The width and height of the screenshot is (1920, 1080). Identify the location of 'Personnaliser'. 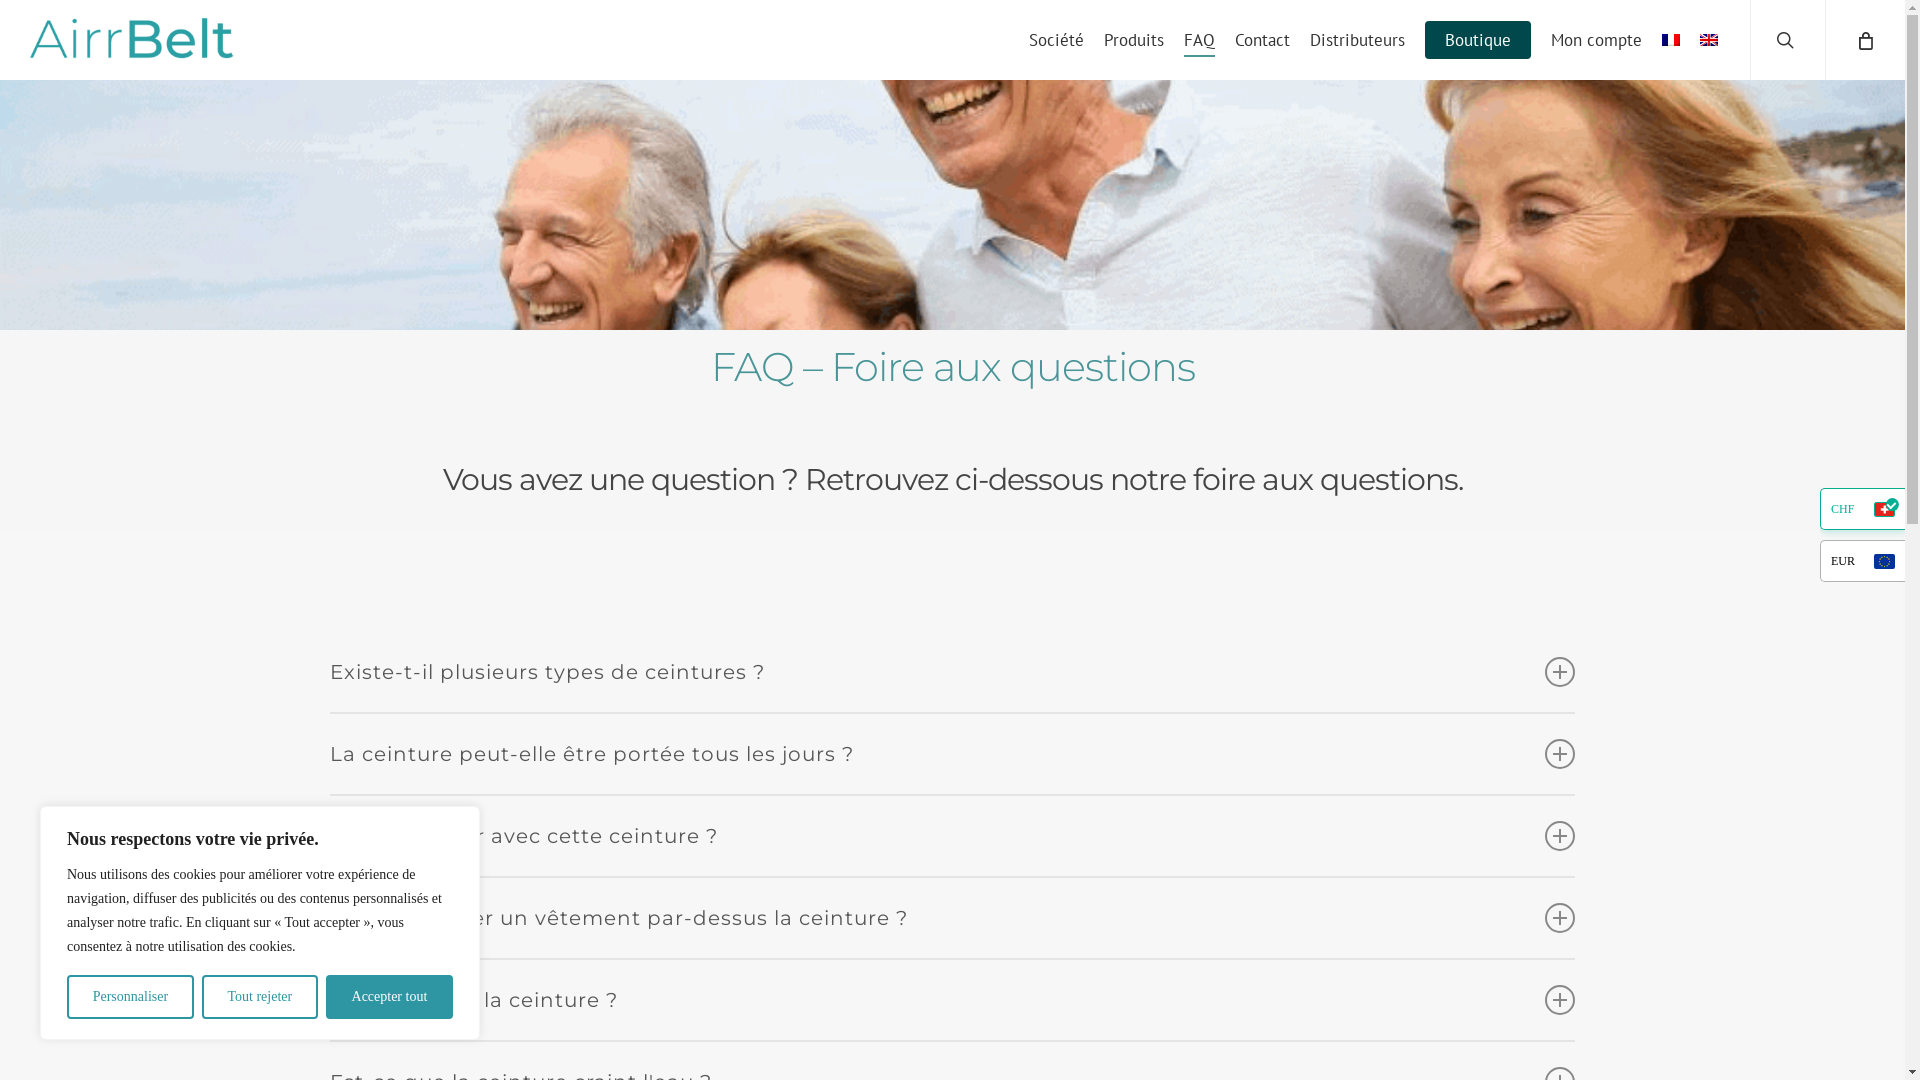
(129, 996).